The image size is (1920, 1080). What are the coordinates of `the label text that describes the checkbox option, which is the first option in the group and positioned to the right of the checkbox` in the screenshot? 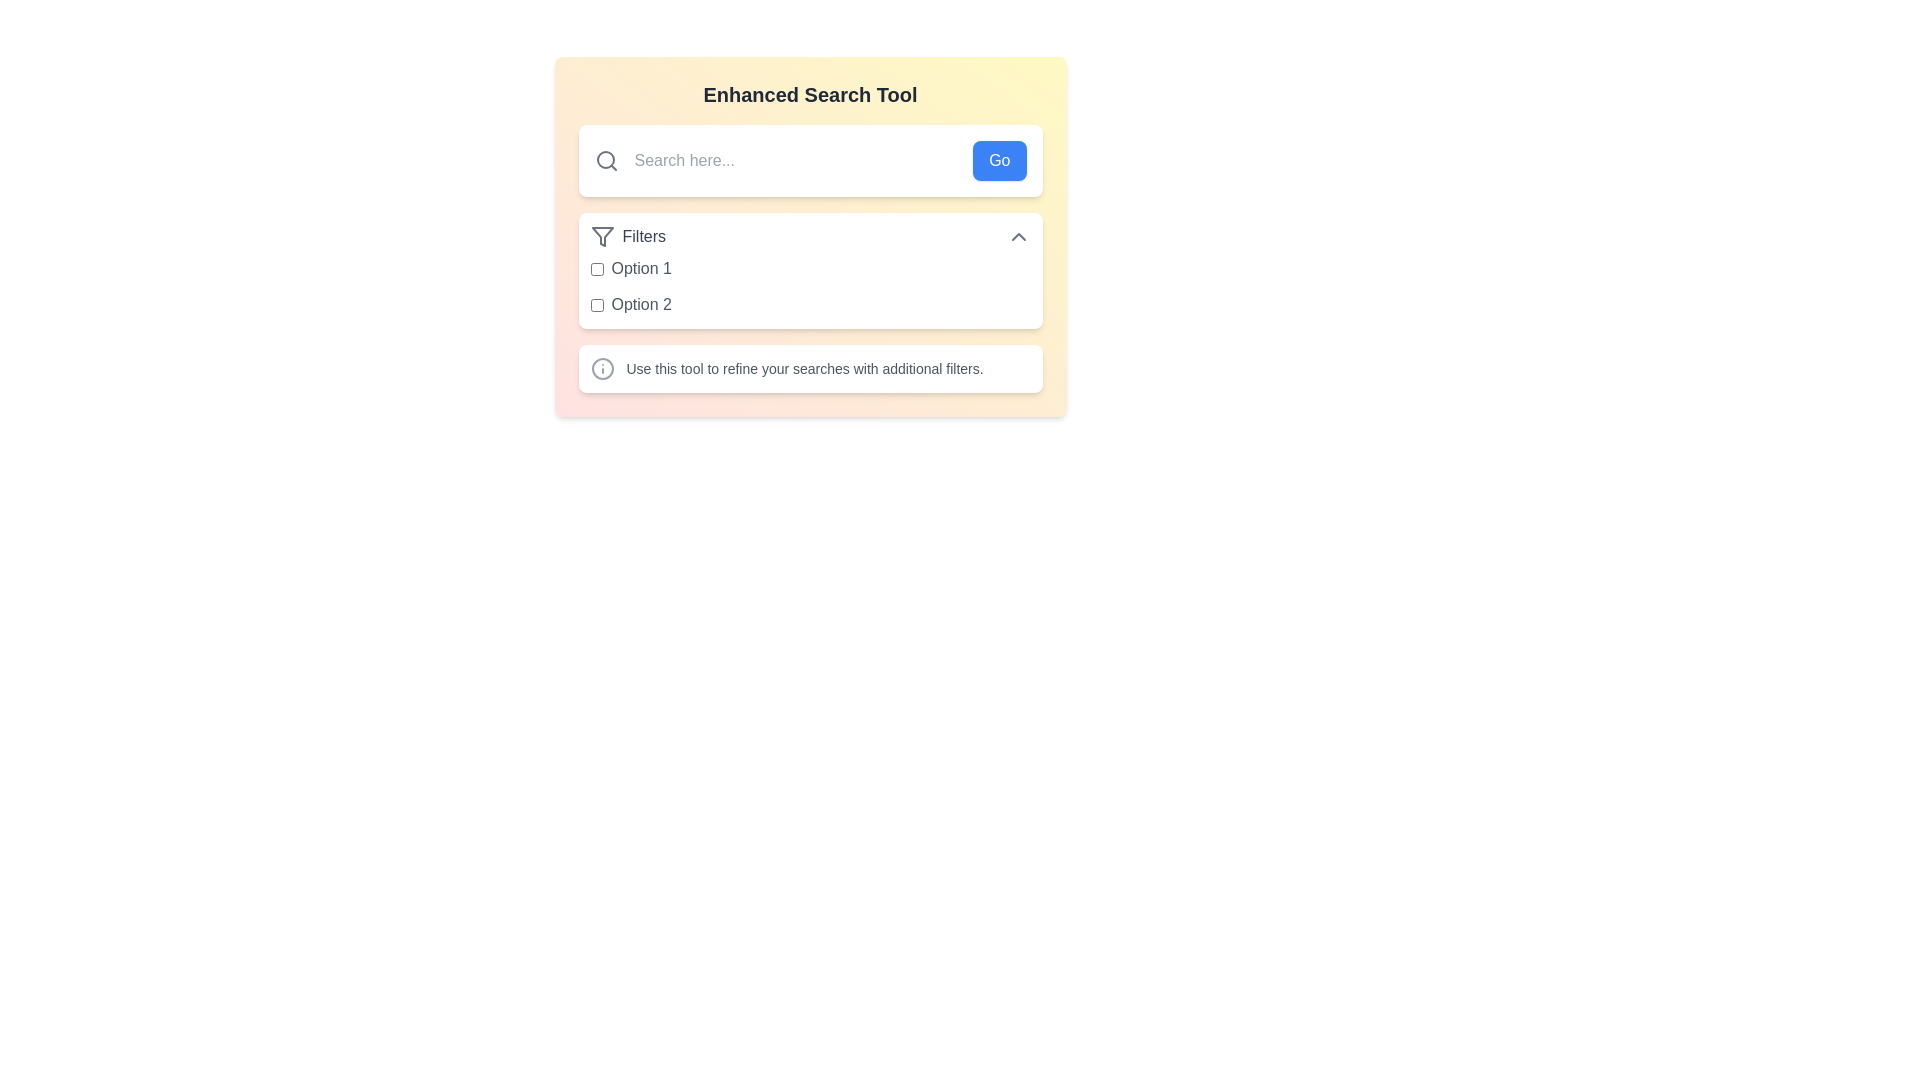 It's located at (641, 268).